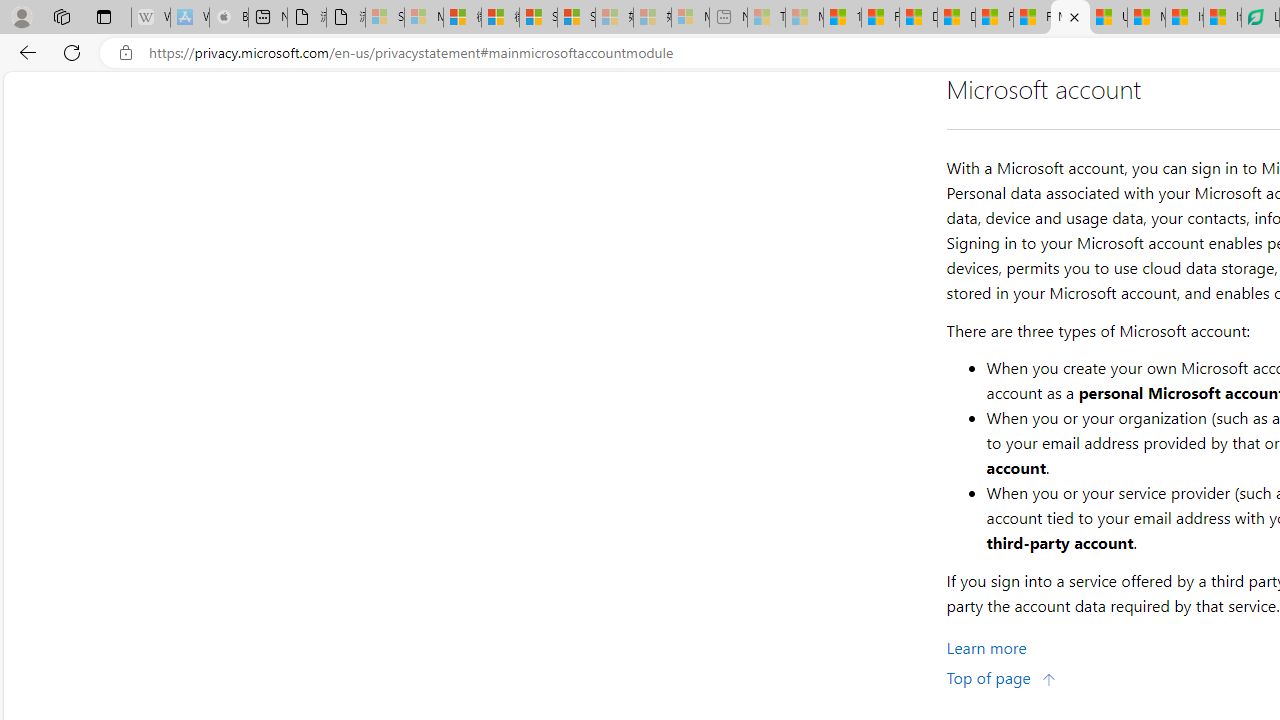 The width and height of the screenshot is (1280, 720). I want to click on 'Sign in to your Microsoft account - Sleeping', so click(385, 17).